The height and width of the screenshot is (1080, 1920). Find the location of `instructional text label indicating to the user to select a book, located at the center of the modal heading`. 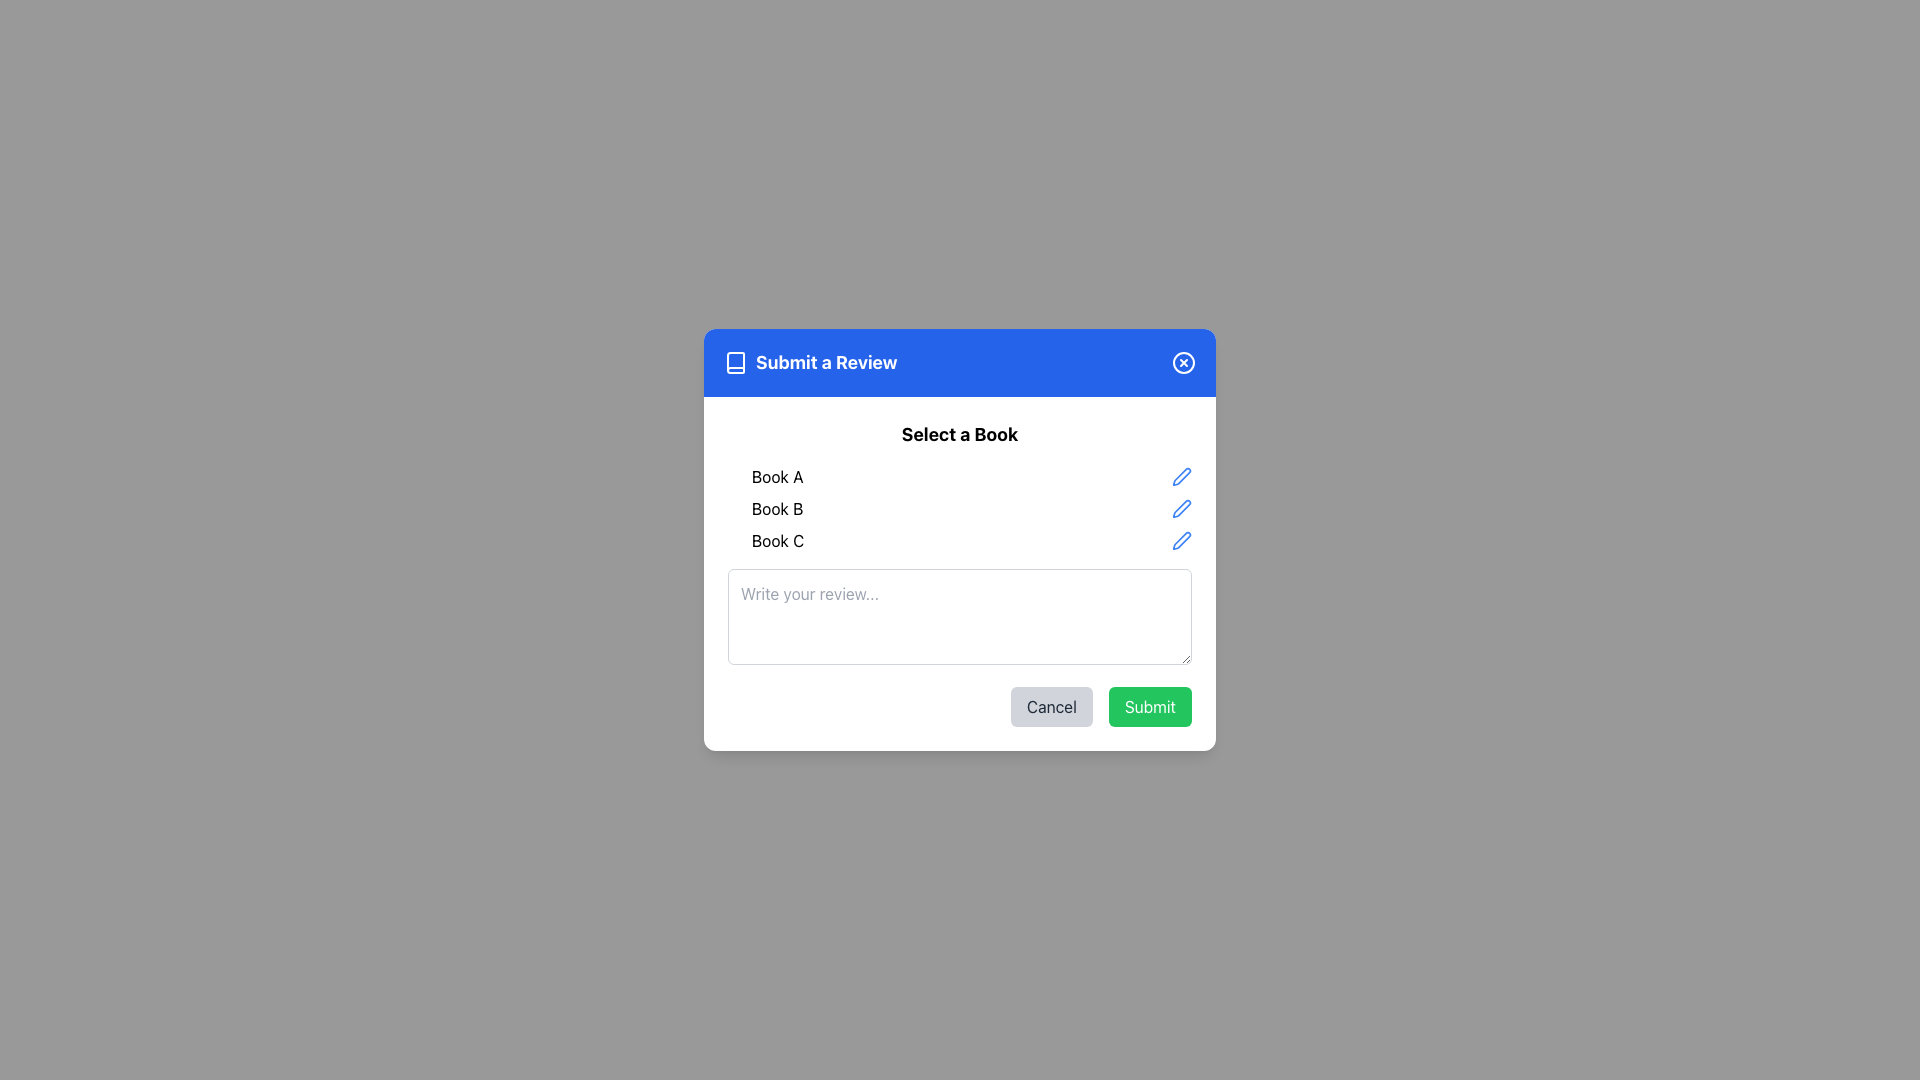

instructional text label indicating to the user to select a book, located at the center of the modal heading is located at coordinates (960, 434).